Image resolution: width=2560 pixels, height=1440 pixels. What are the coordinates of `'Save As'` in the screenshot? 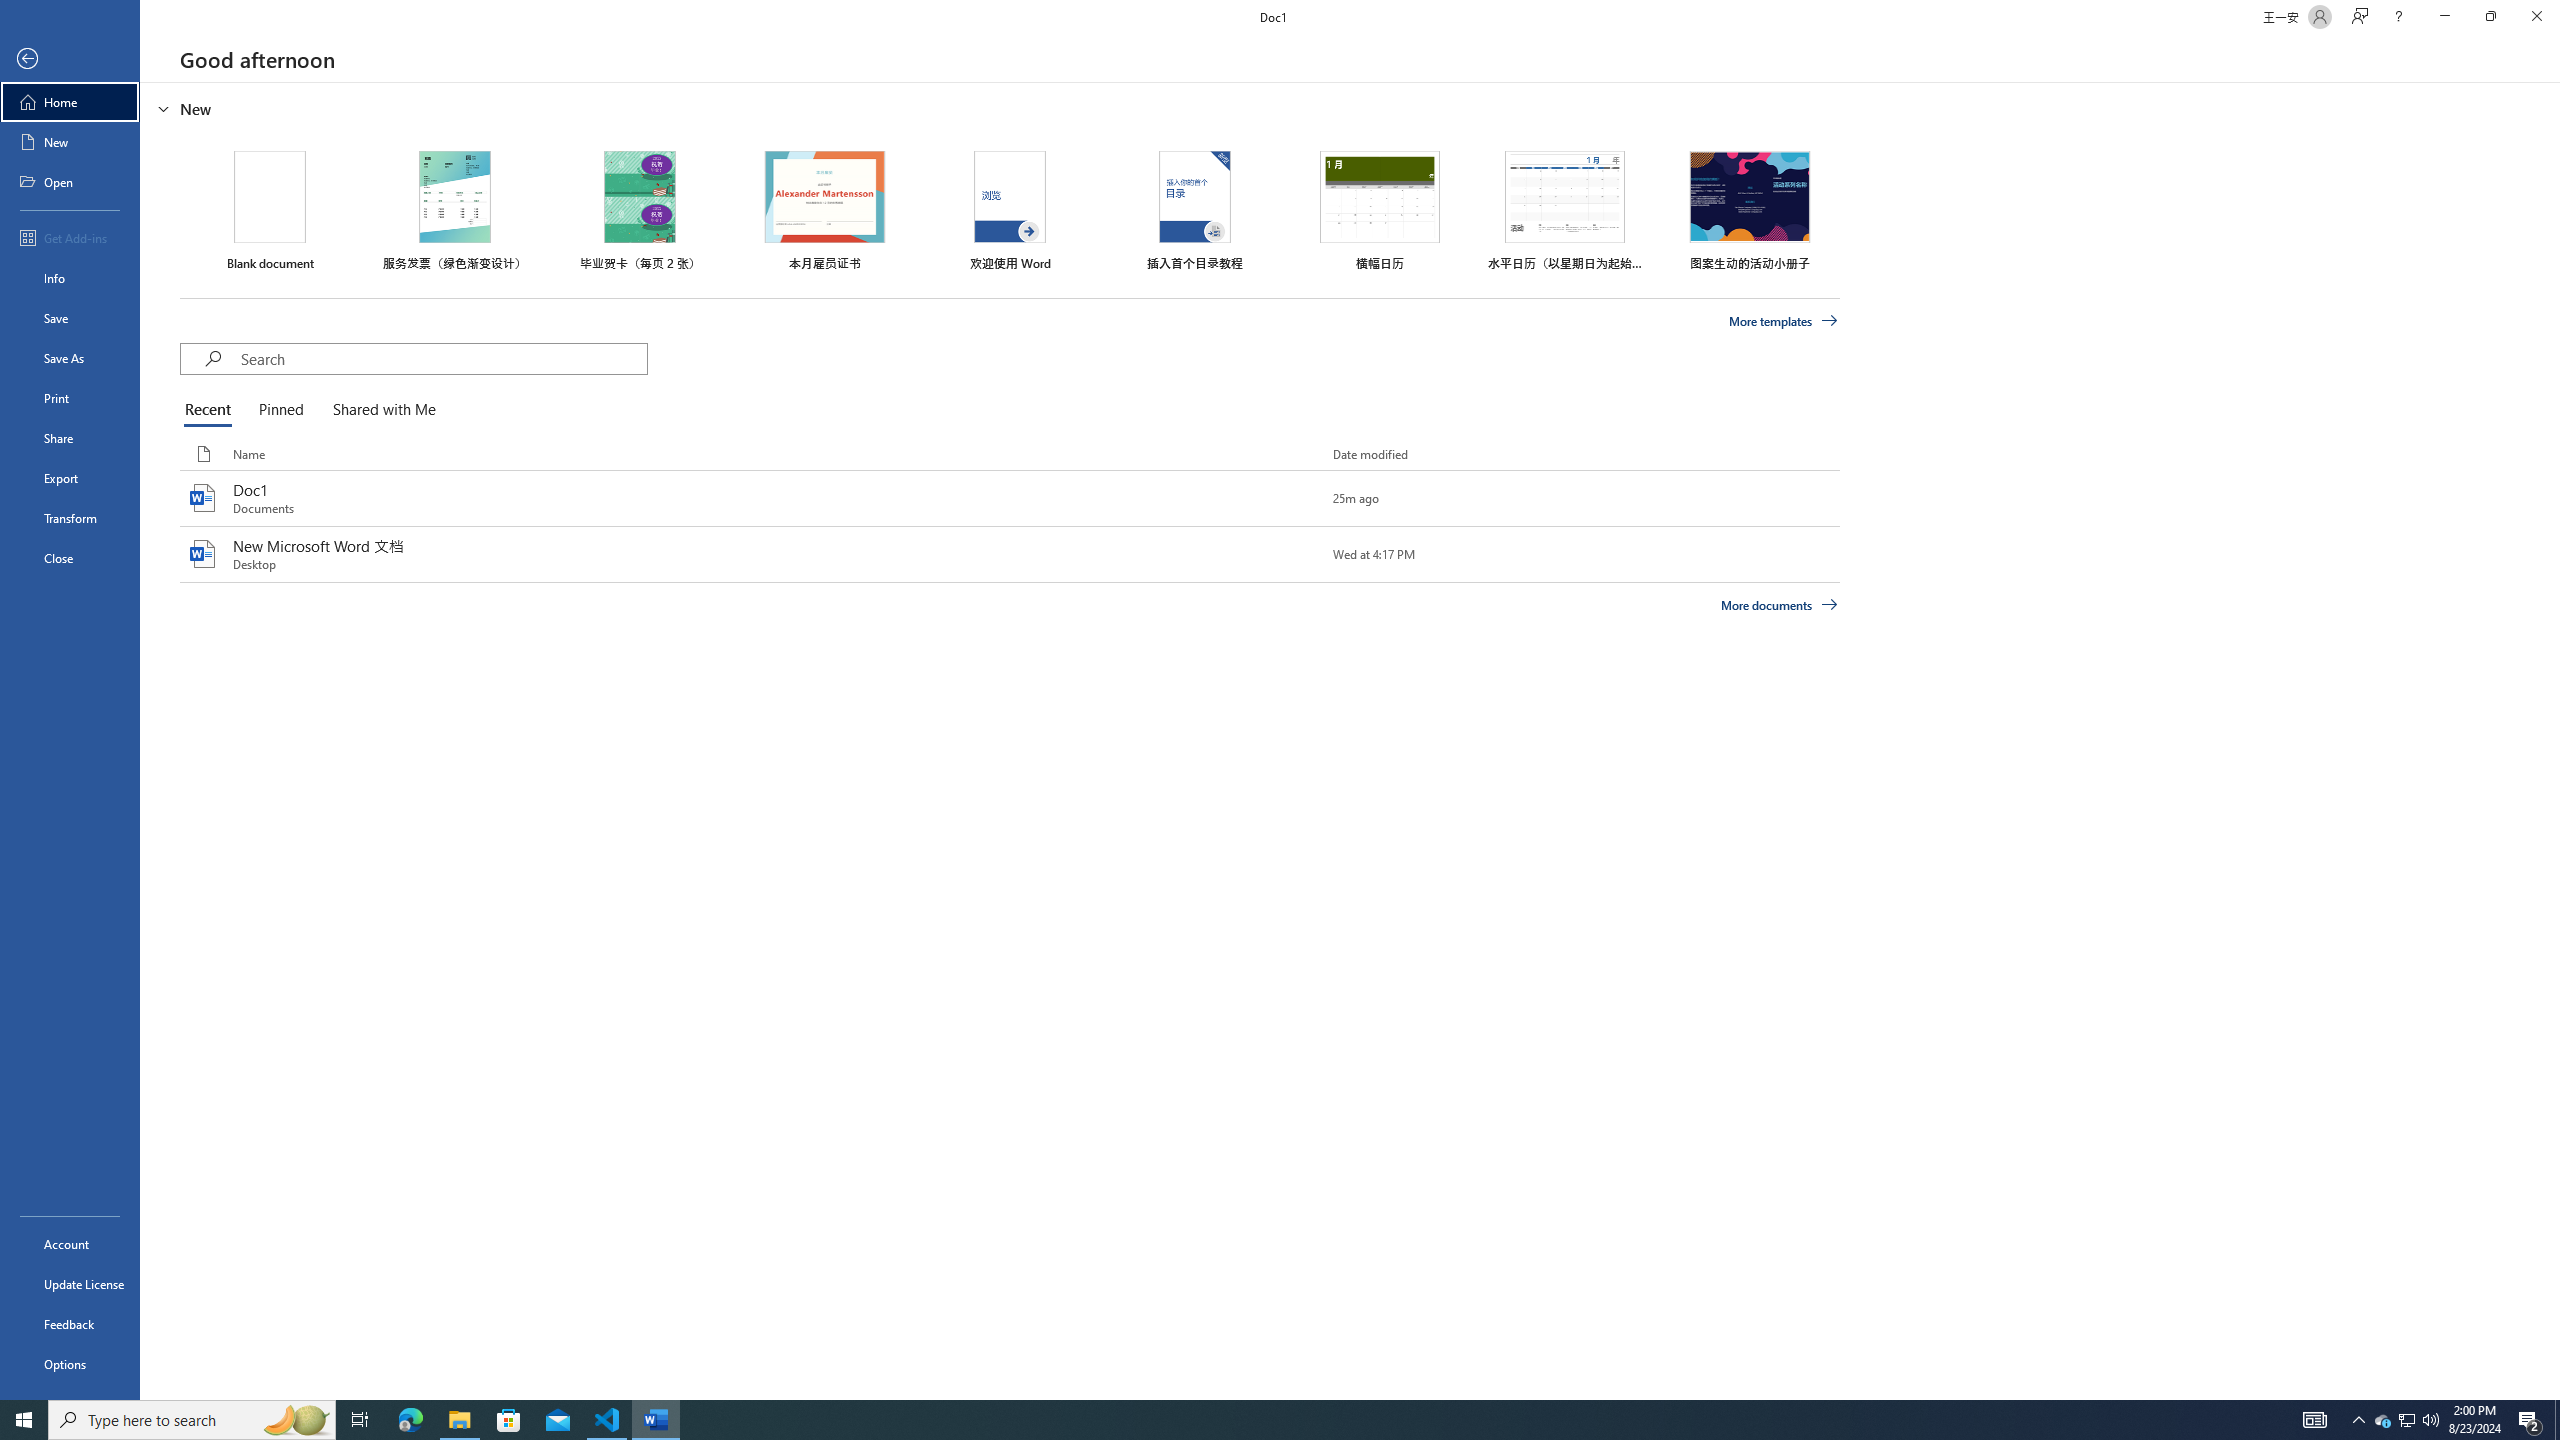 It's located at (69, 356).